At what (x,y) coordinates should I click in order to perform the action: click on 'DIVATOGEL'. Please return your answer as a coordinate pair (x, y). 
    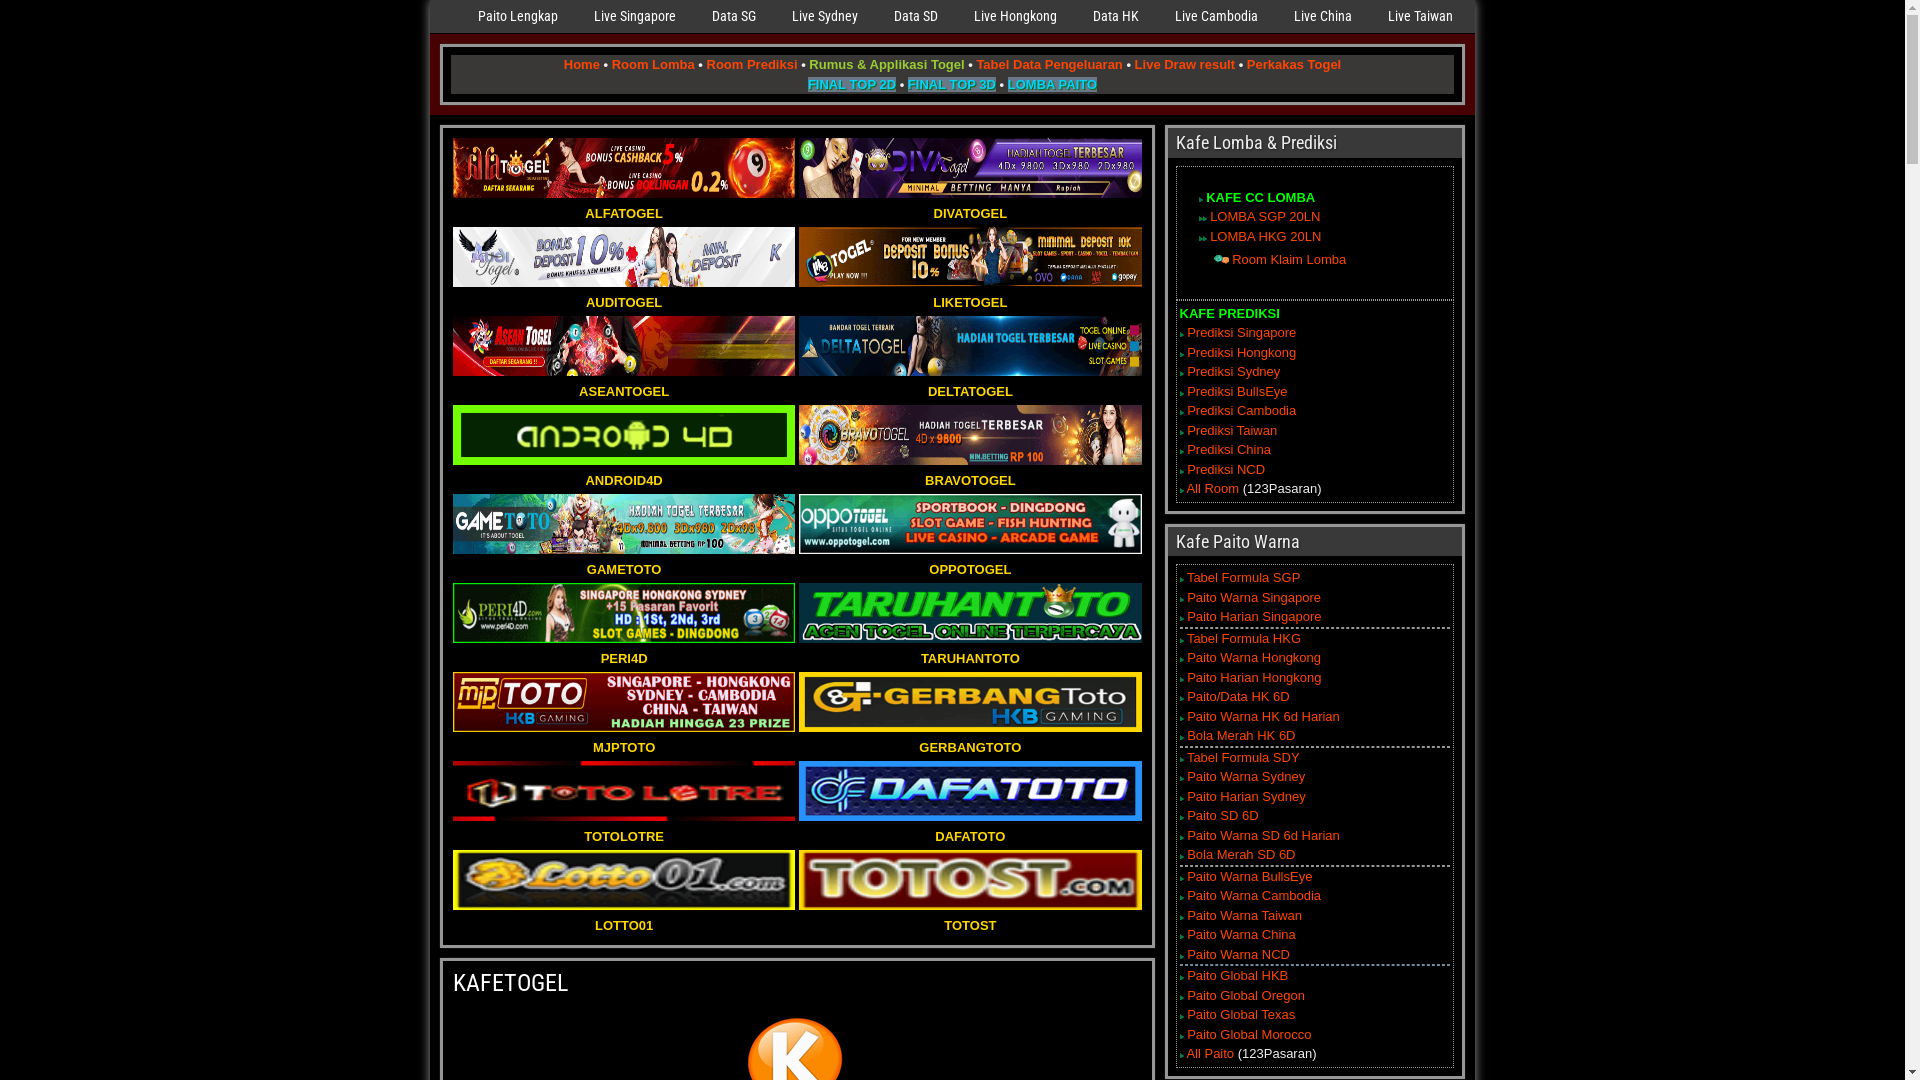
    Looking at the image, I should click on (969, 203).